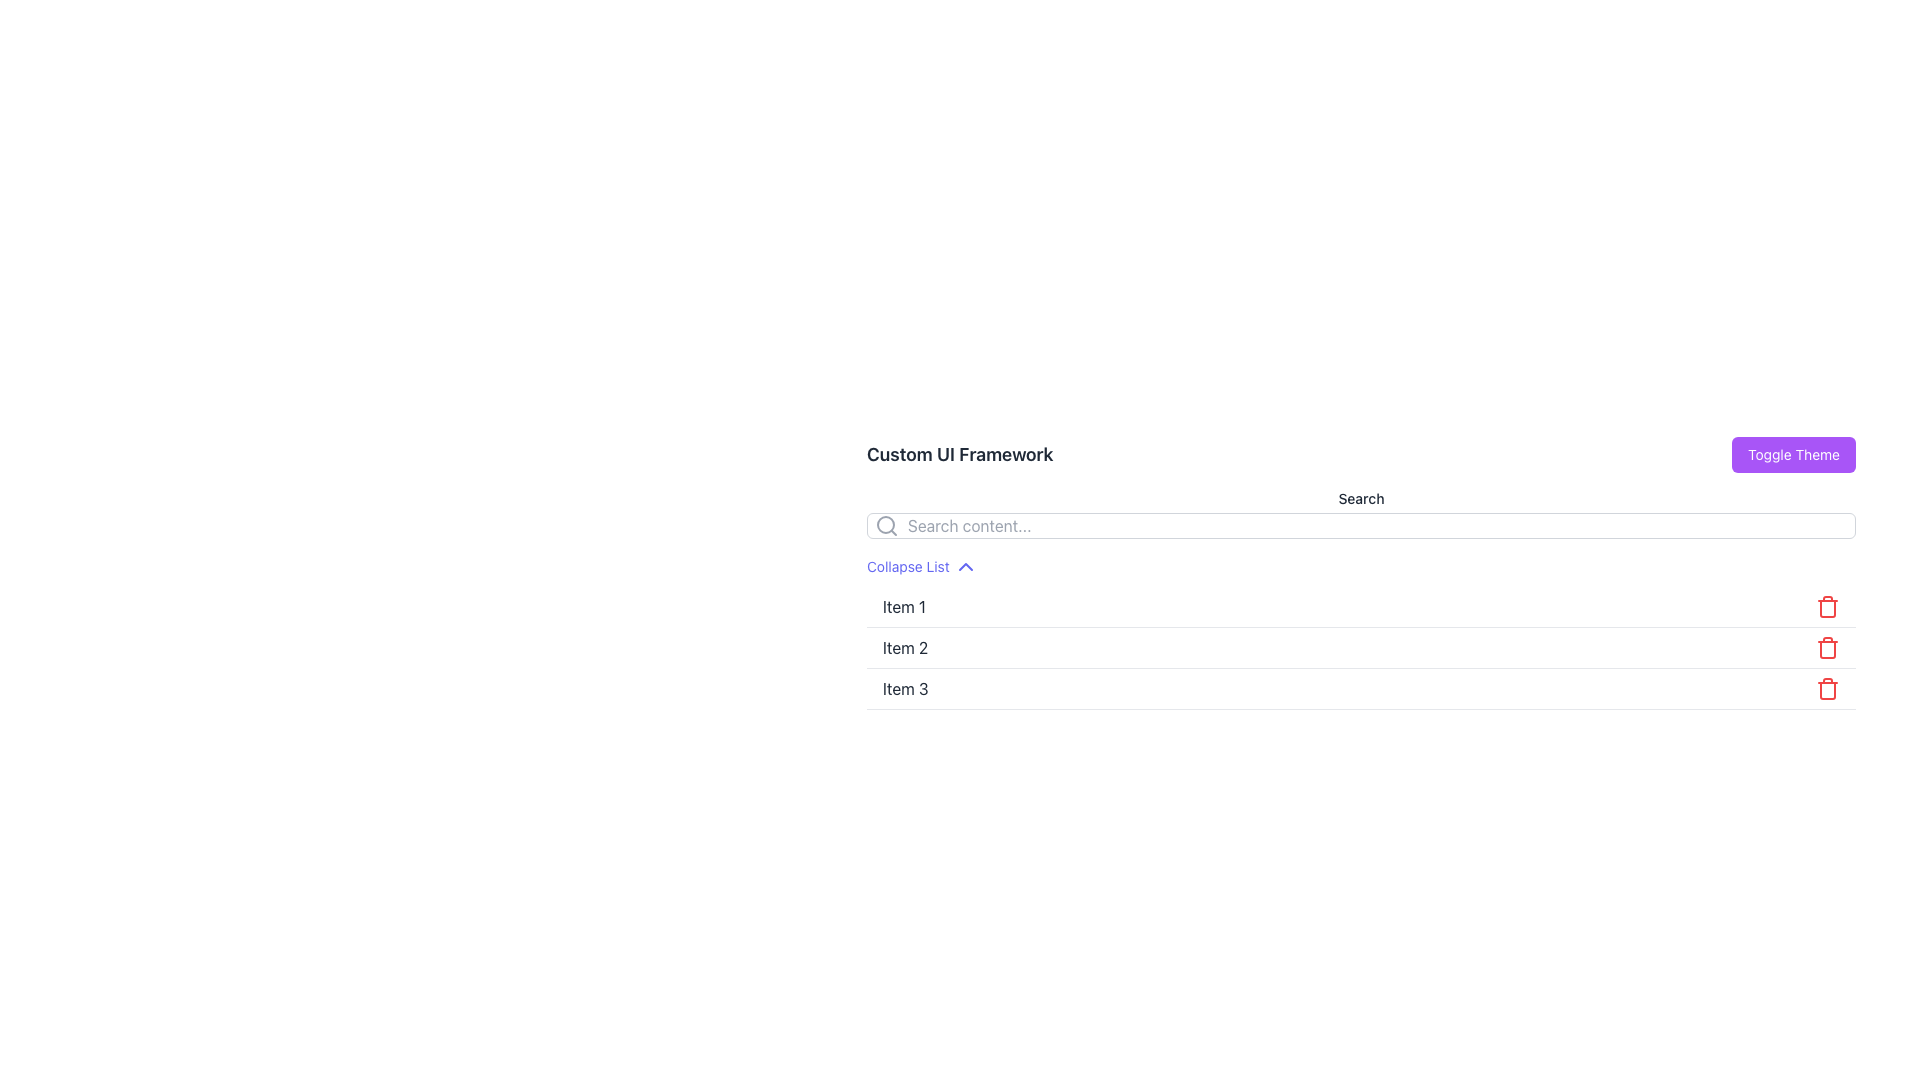  I want to click on the search input field located beneath the 'Search' label by using the tab key, so click(1360, 524).